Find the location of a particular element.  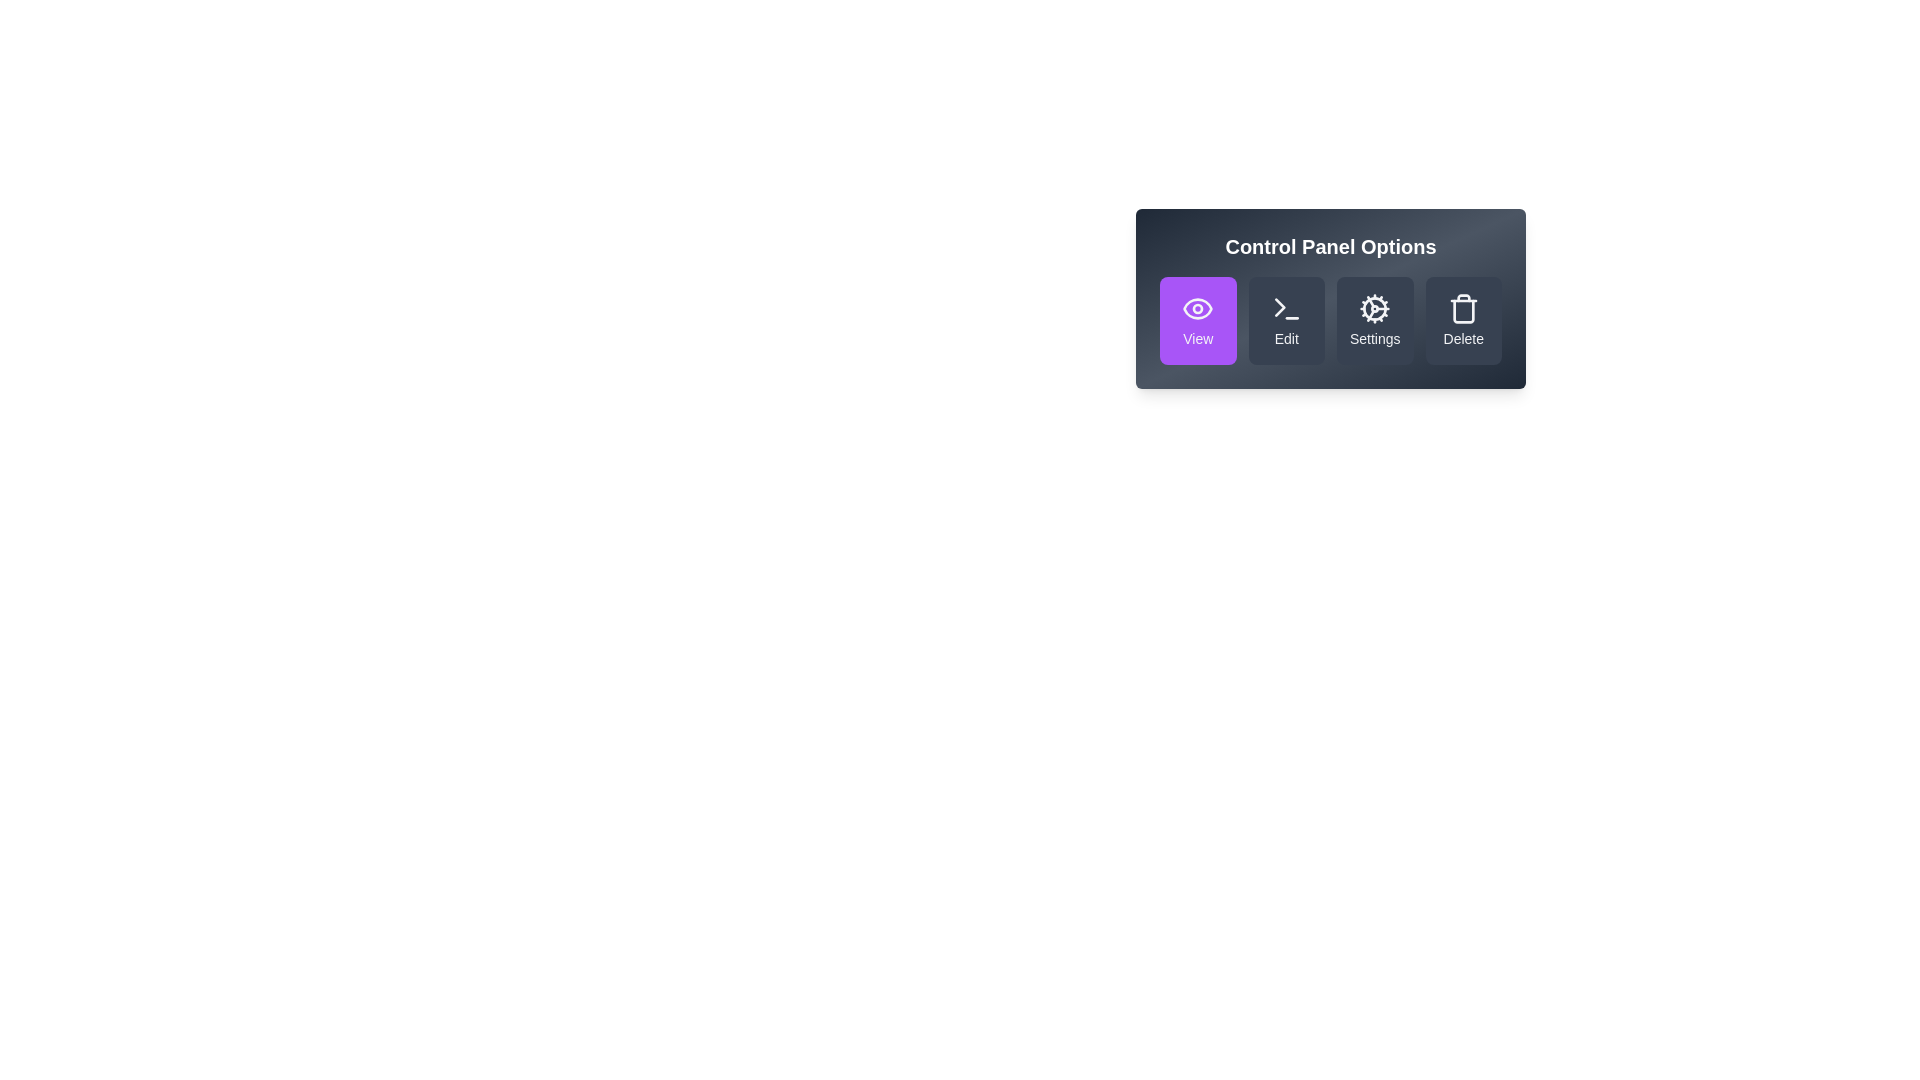

the 'View' icon element located within the purple button at the top-left of the horizontal menu is located at coordinates (1198, 308).